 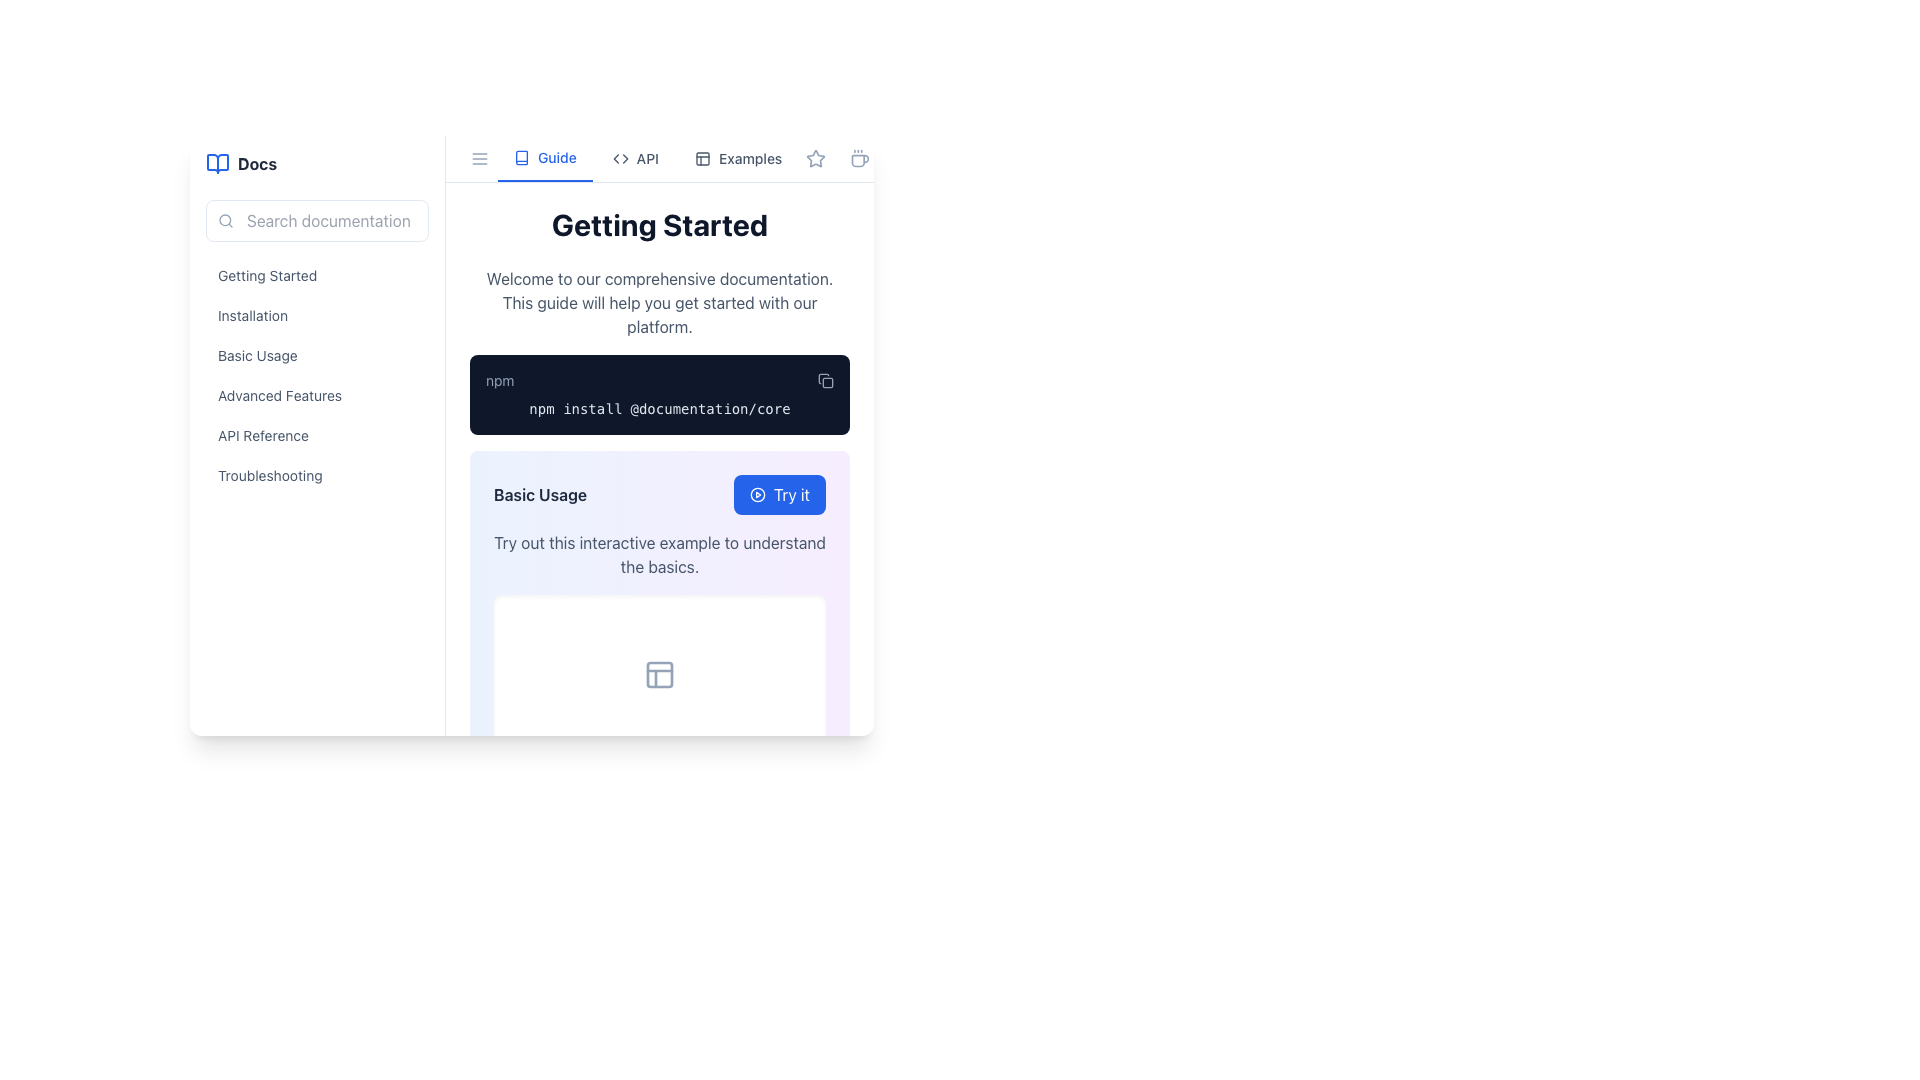 I want to click on text label 'Docs' which is a bold text styled in dark slate color, located in the sidebar to the right of a book icon, so click(x=256, y=163).